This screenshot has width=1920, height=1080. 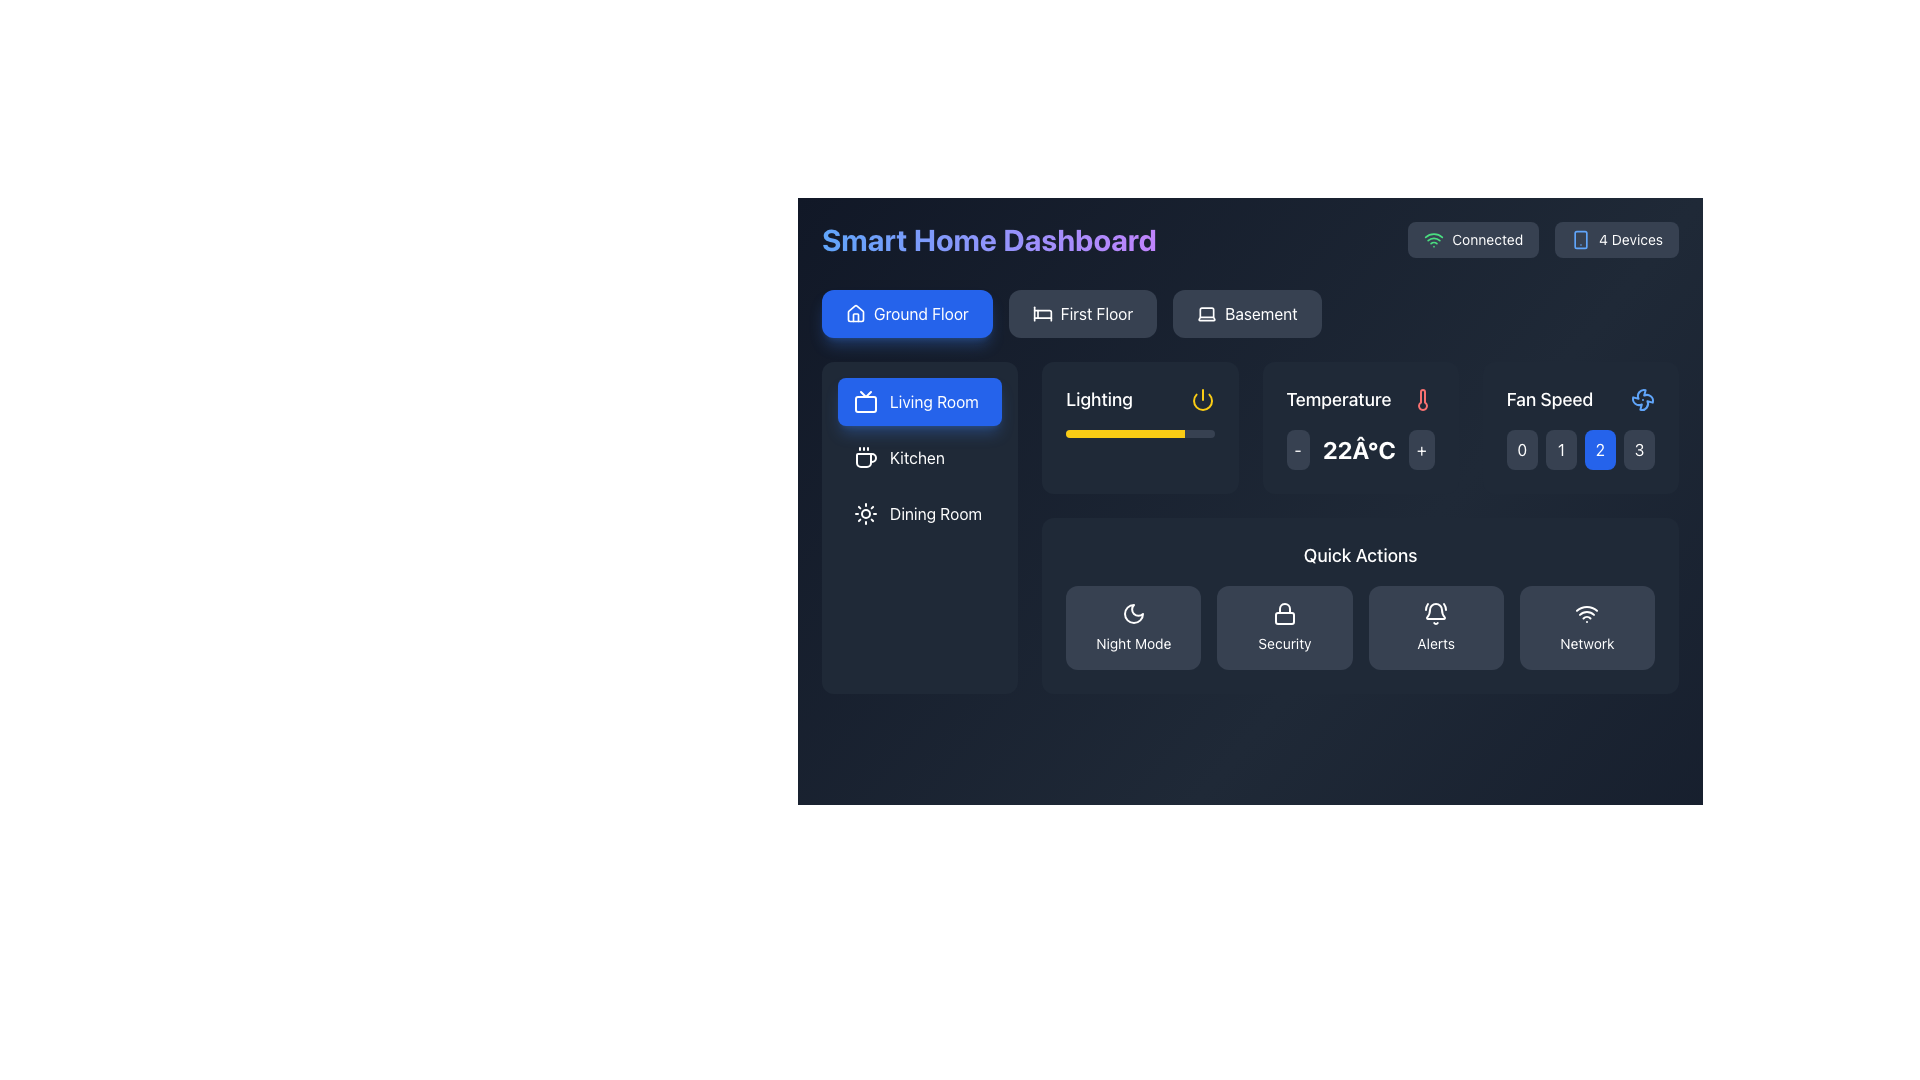 I want to click on the bright blue fan-shaped icon located in the top right corner of the 'Fan Speed' panel, so click(x=1642, y=400).